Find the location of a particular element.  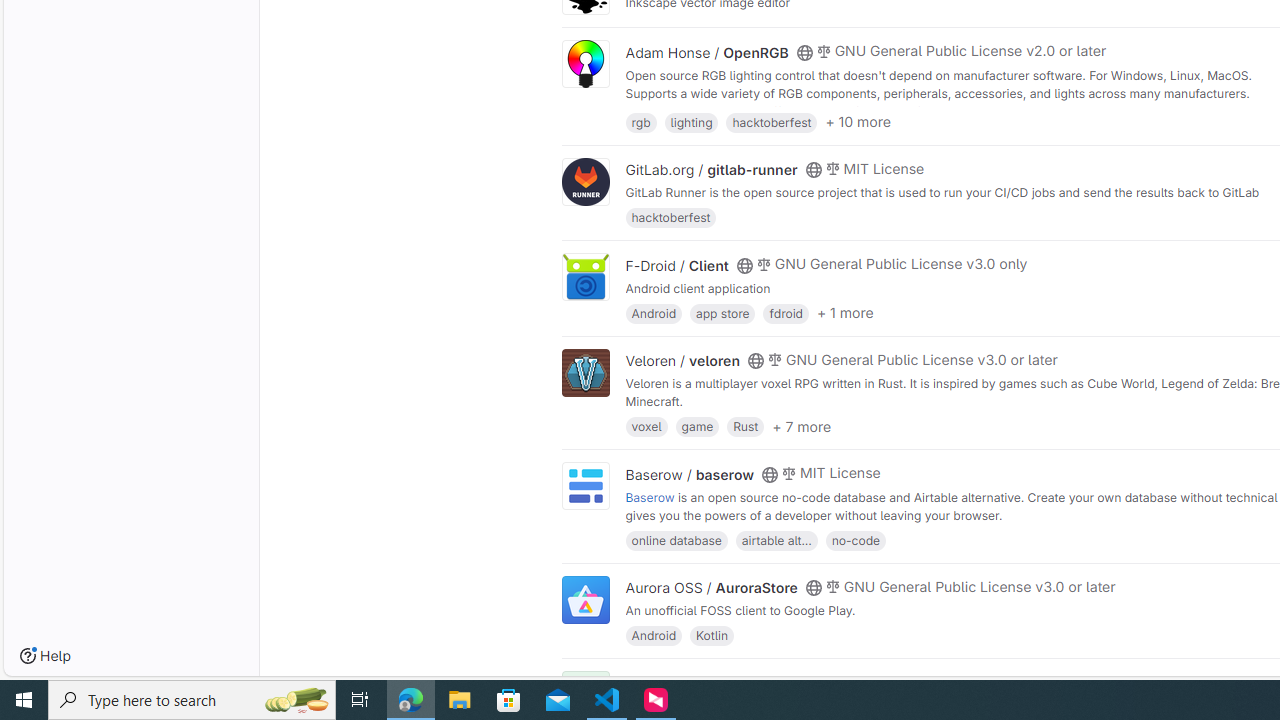

'app store' is located at coordinates (722, 312).